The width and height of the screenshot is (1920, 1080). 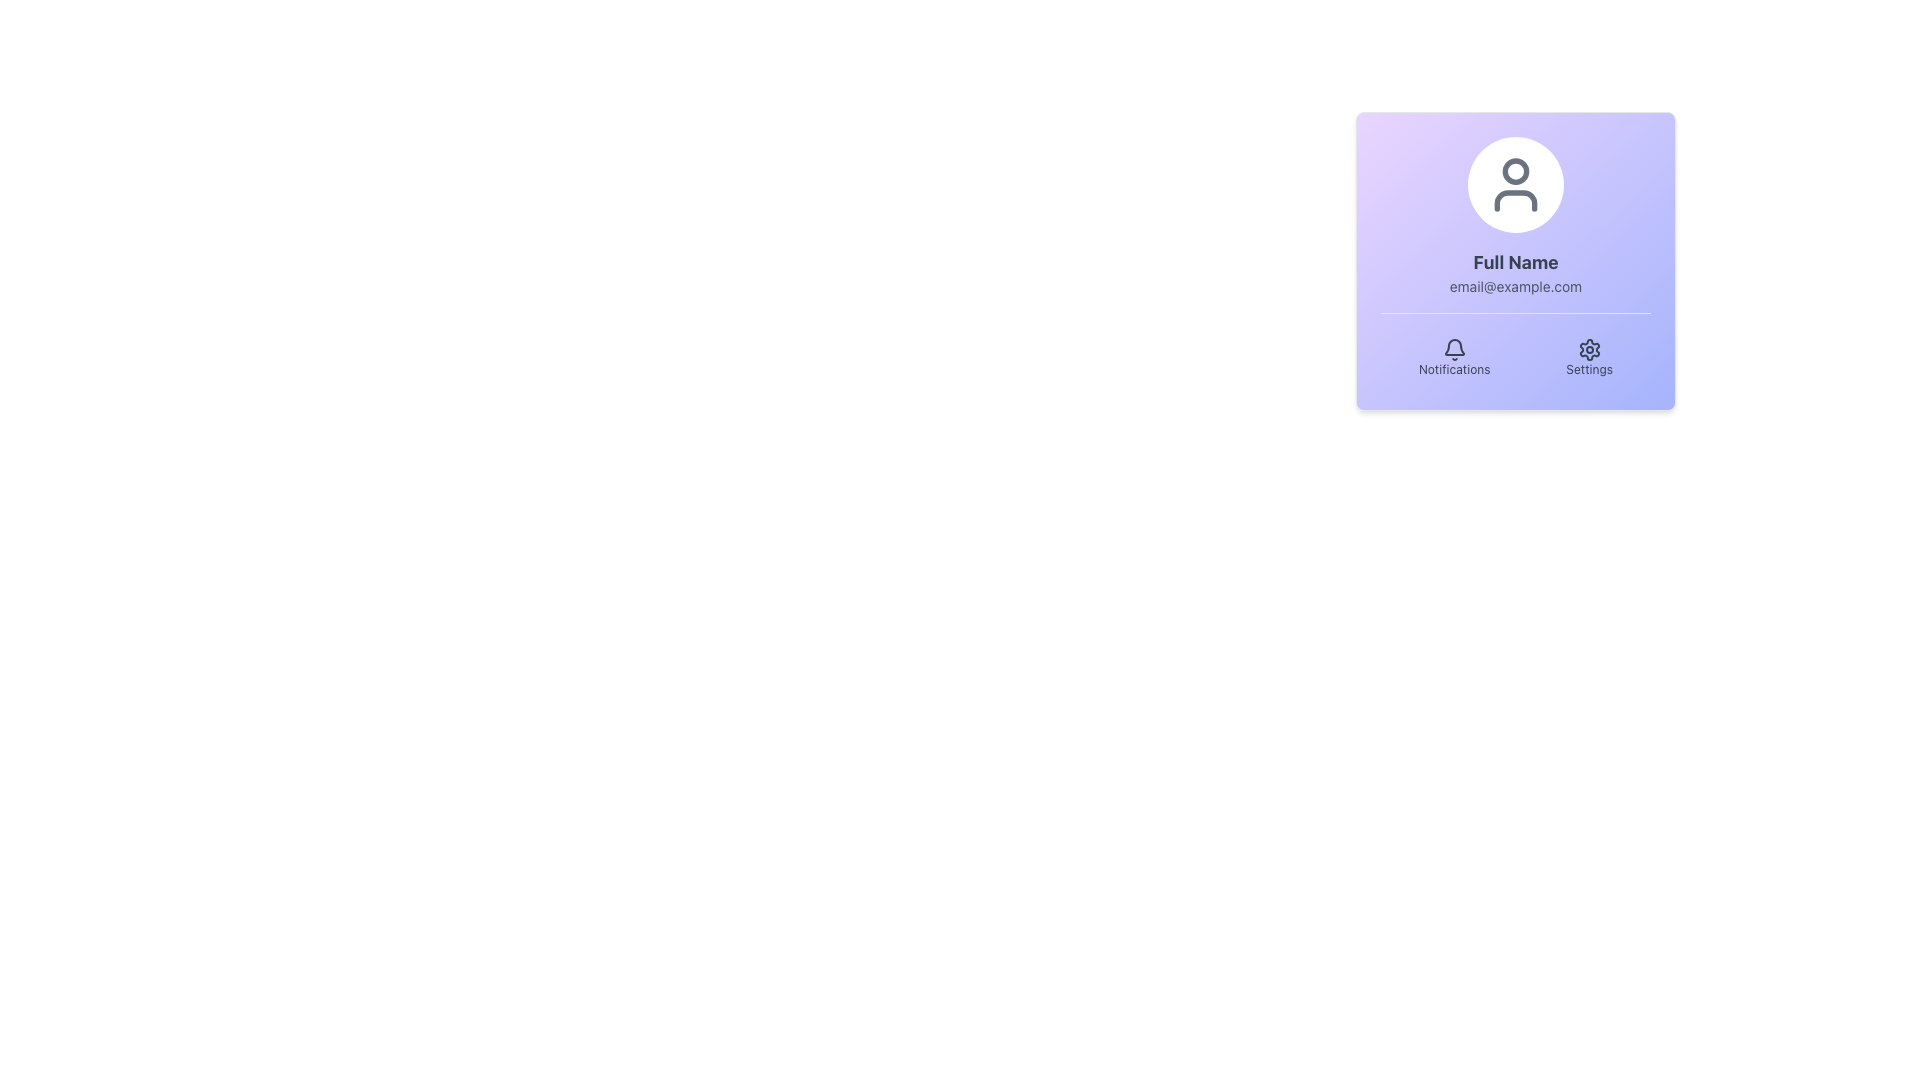 I want to click on the bell-shaped SVG icon located in the bottom-left corner of the user information box, so click(x=1454, y=349).